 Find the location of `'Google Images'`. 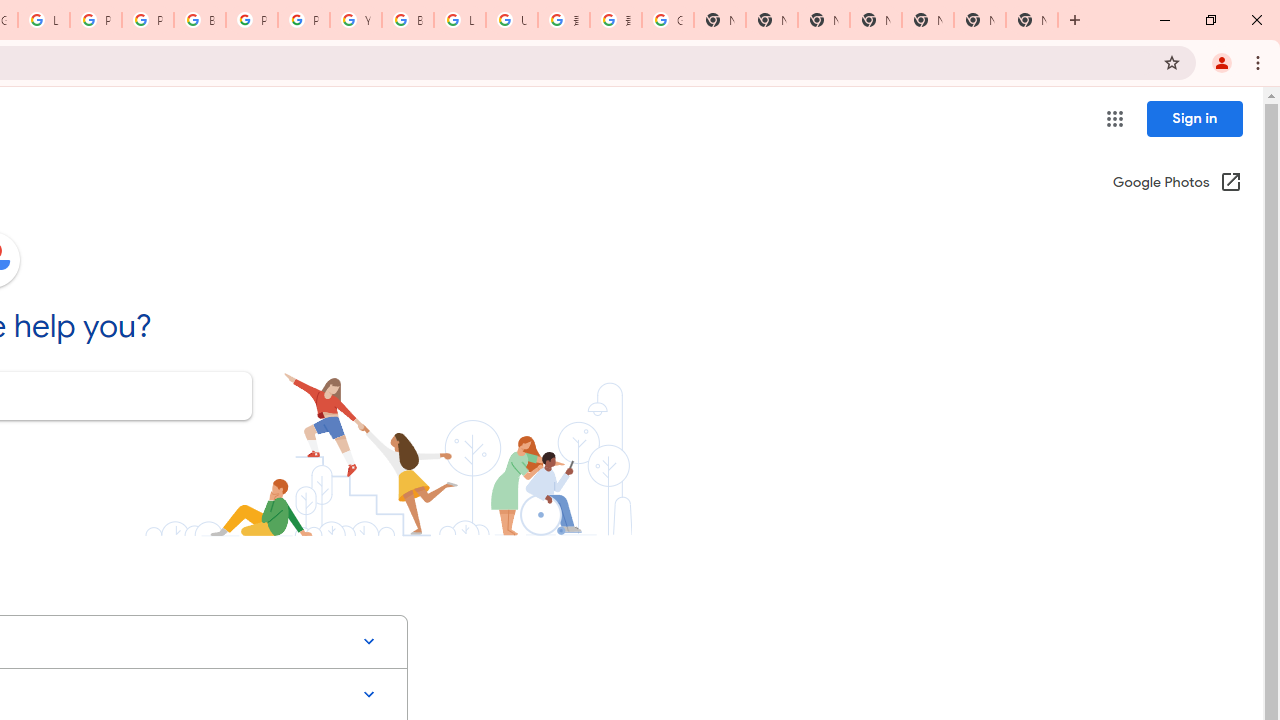

'Google Images' is located at coordinates (668, 20).